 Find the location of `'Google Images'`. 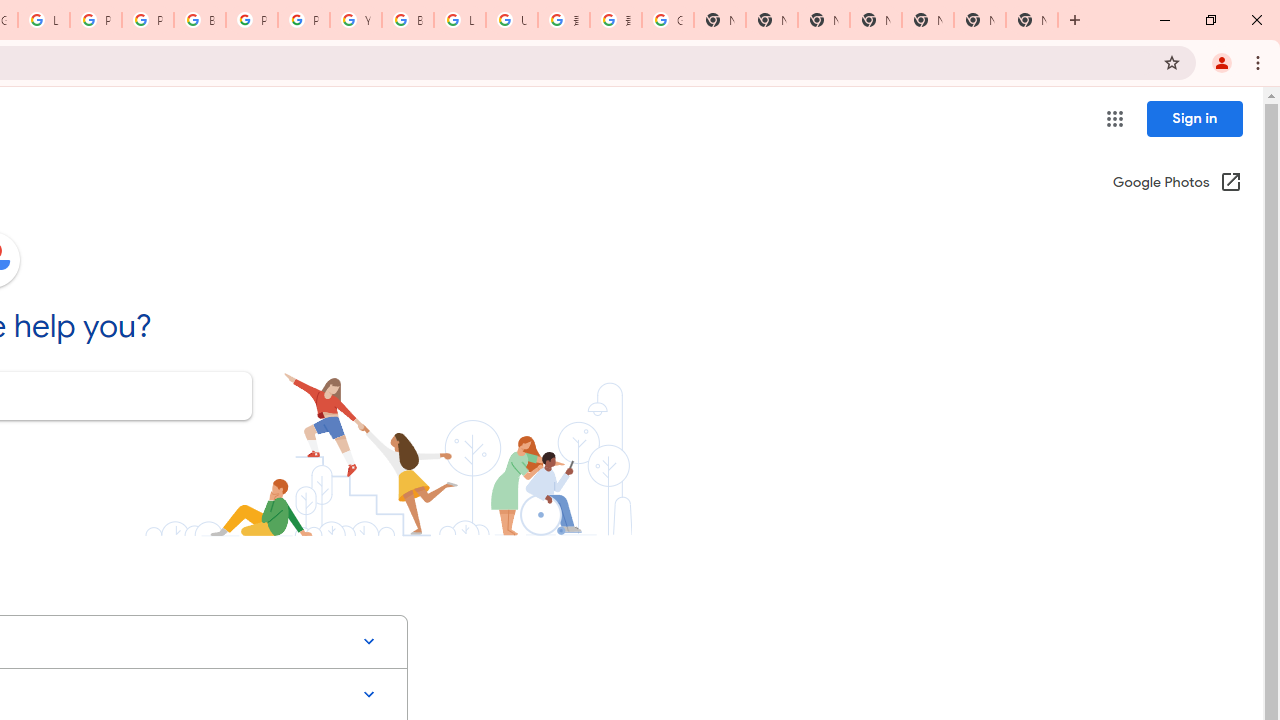

'Google Images' is located at coordinates (668, 20).